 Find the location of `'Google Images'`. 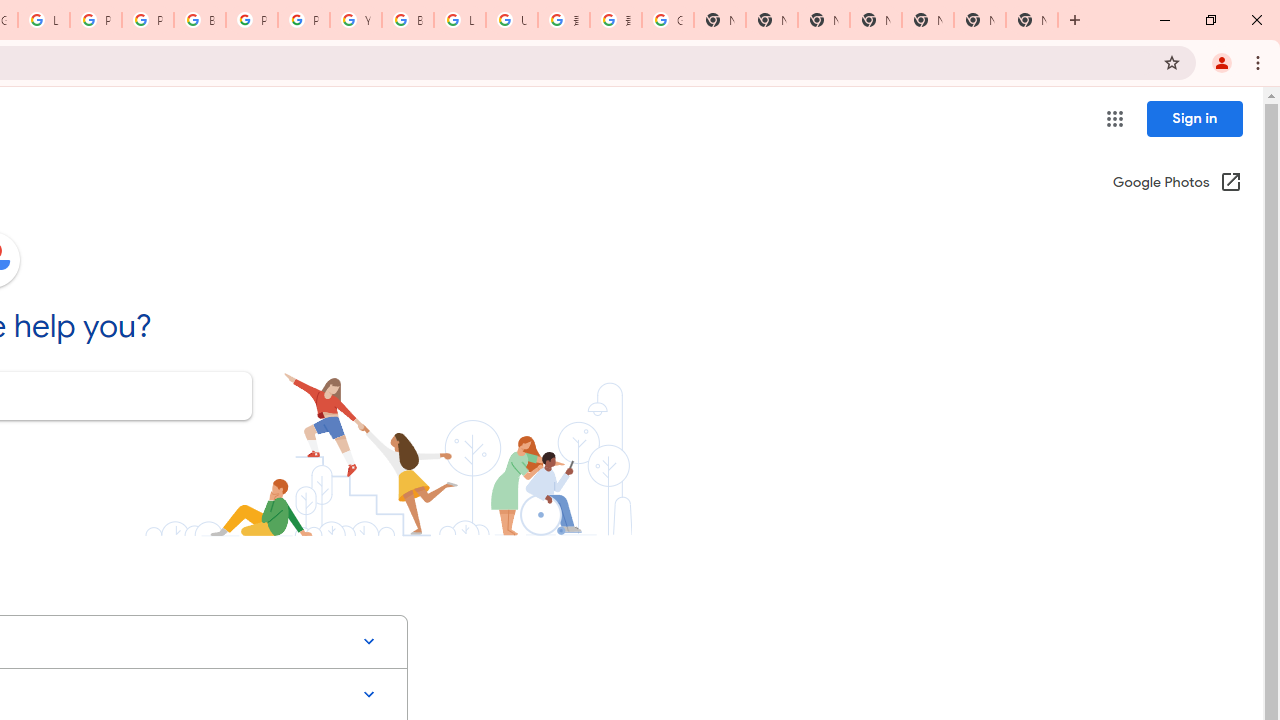

'Google Images' is located at coordinates (668, 20).